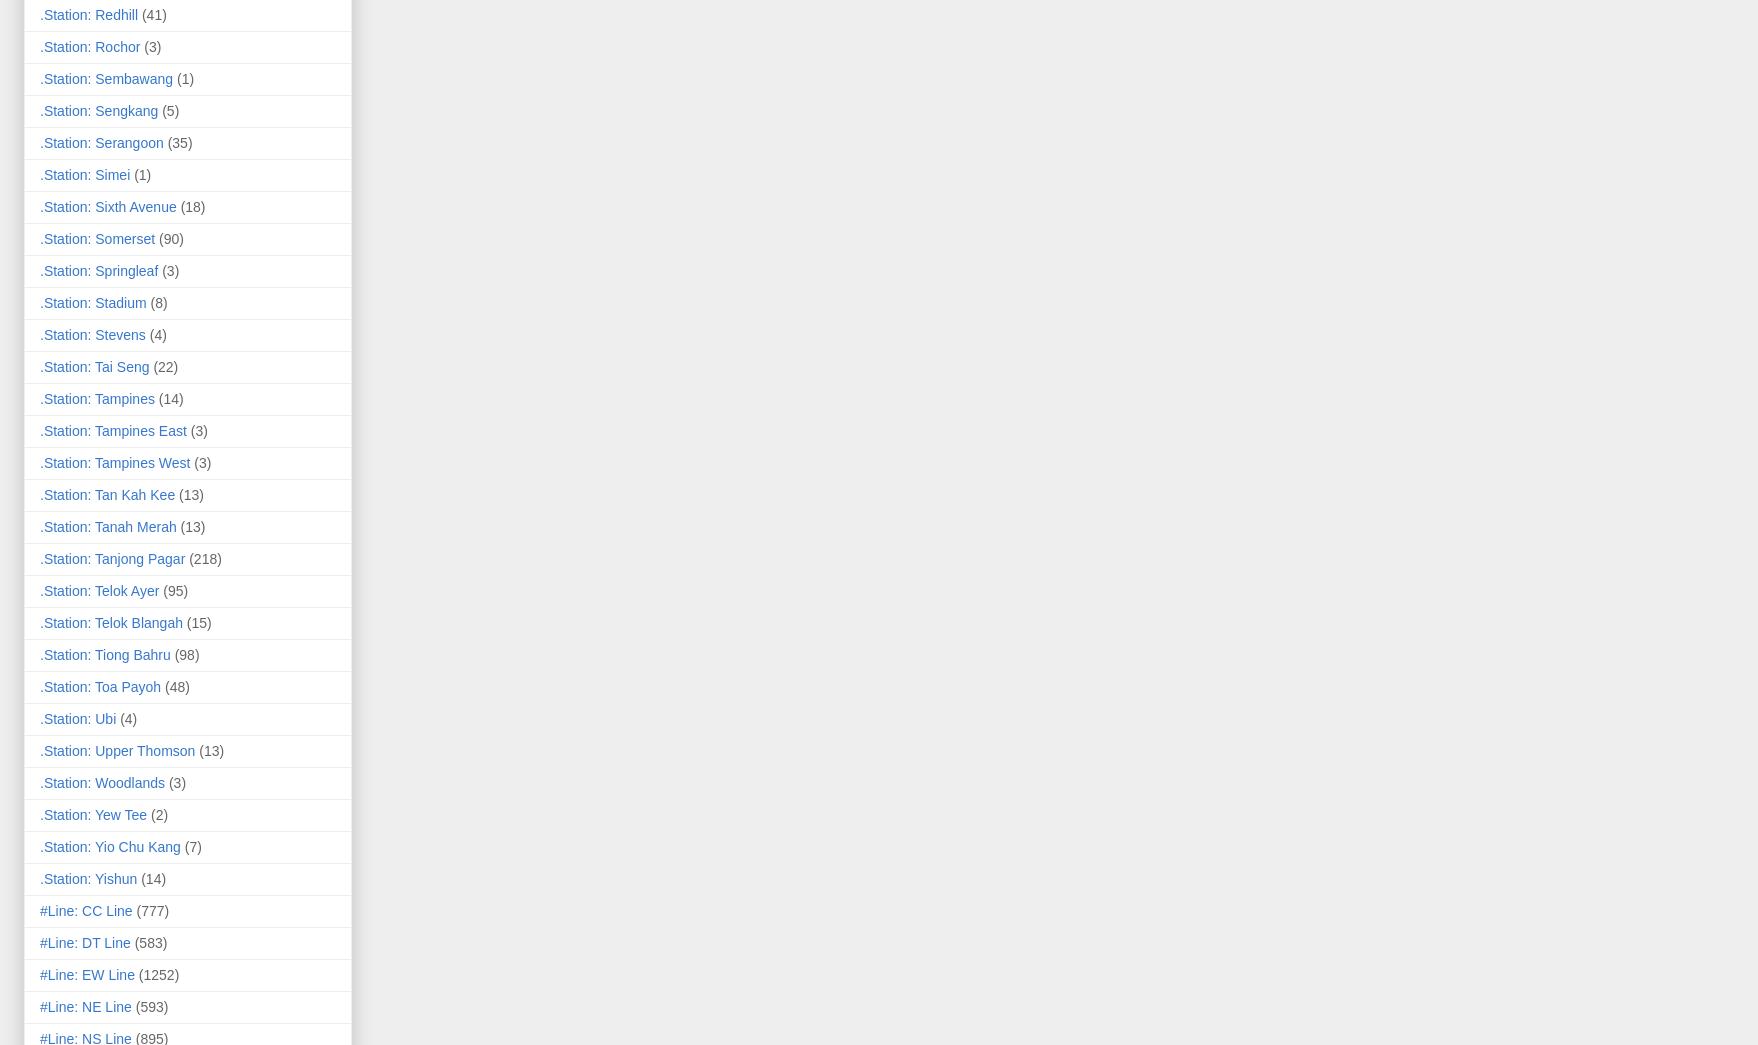 The image size is (1758, 1045). Describe the element at coordinates (107, 205) in the screenshot. I see `'.Station: Sixth Avenue'` at that location.